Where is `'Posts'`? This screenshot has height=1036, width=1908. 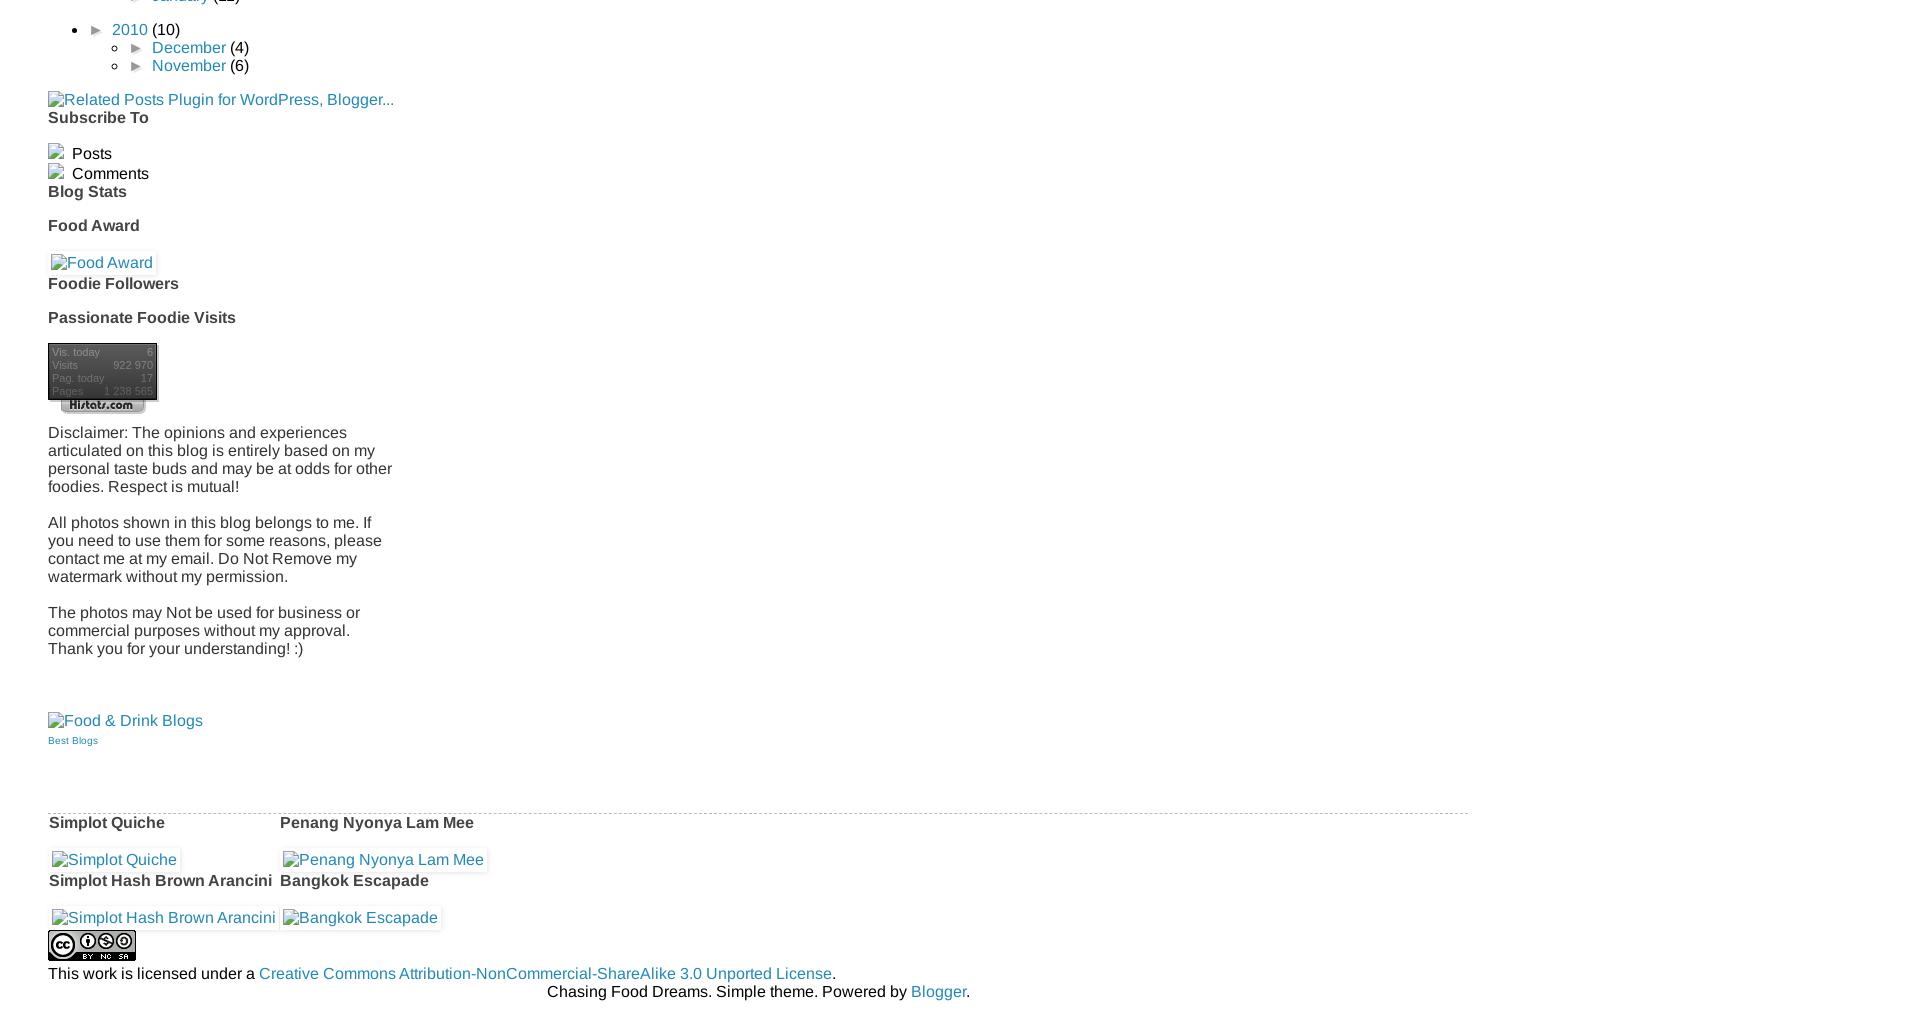
'Posts' is located at coordinates (66, 152).